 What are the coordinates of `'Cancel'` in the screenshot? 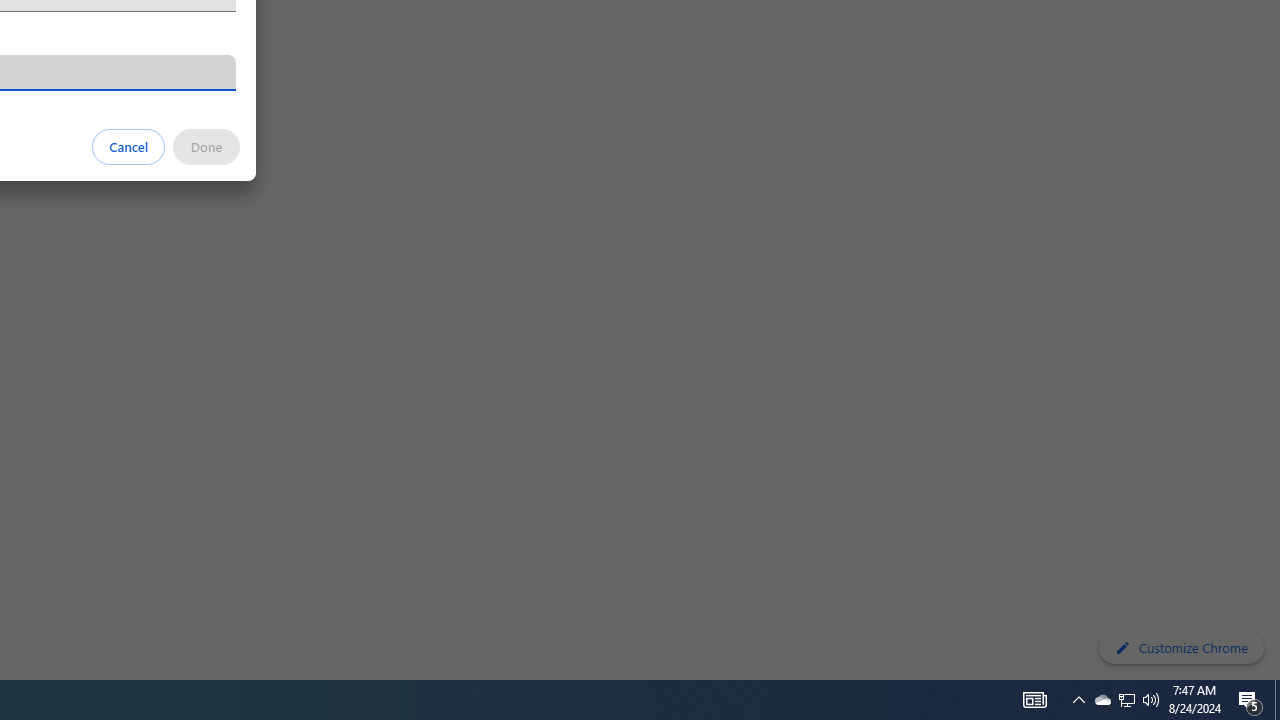 It's located at (128, 145).